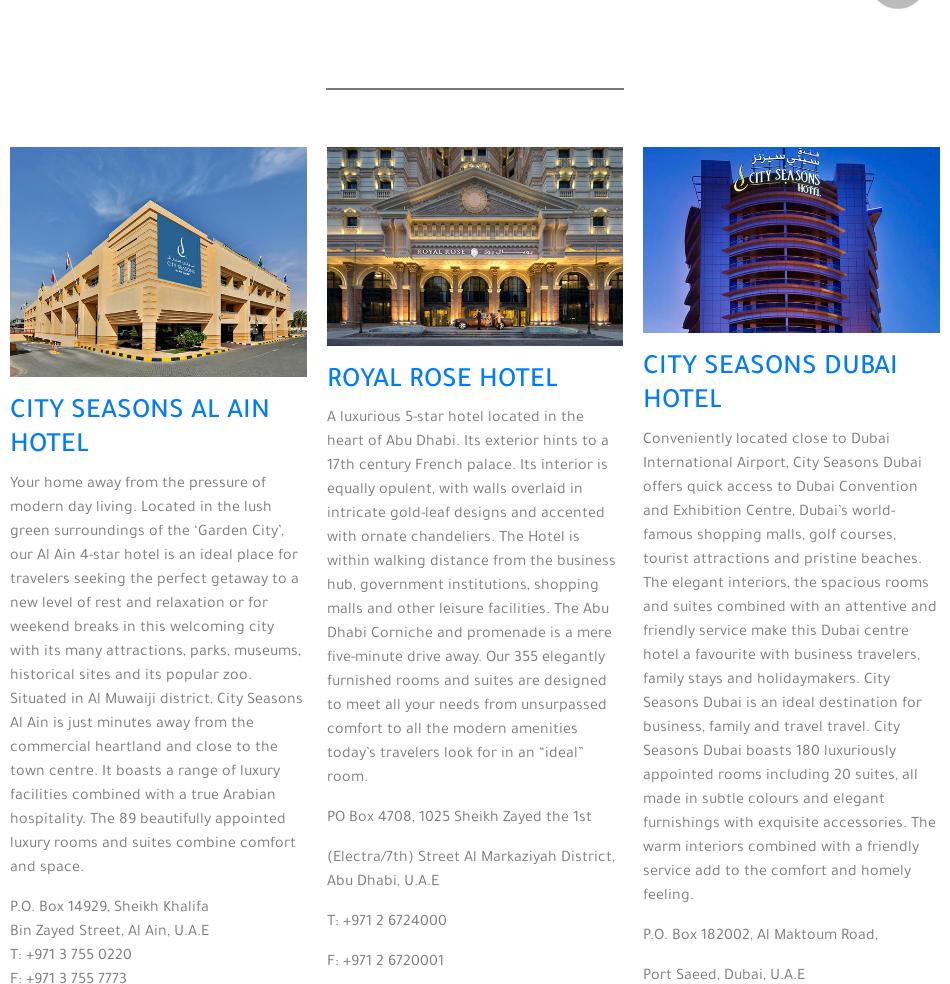 This screenshot has height=984, width=950. What do you see at coordinates (383, 963) in the screenshot?
I see `'F: +971 2 6720001'` at bounding box center [383, 963].